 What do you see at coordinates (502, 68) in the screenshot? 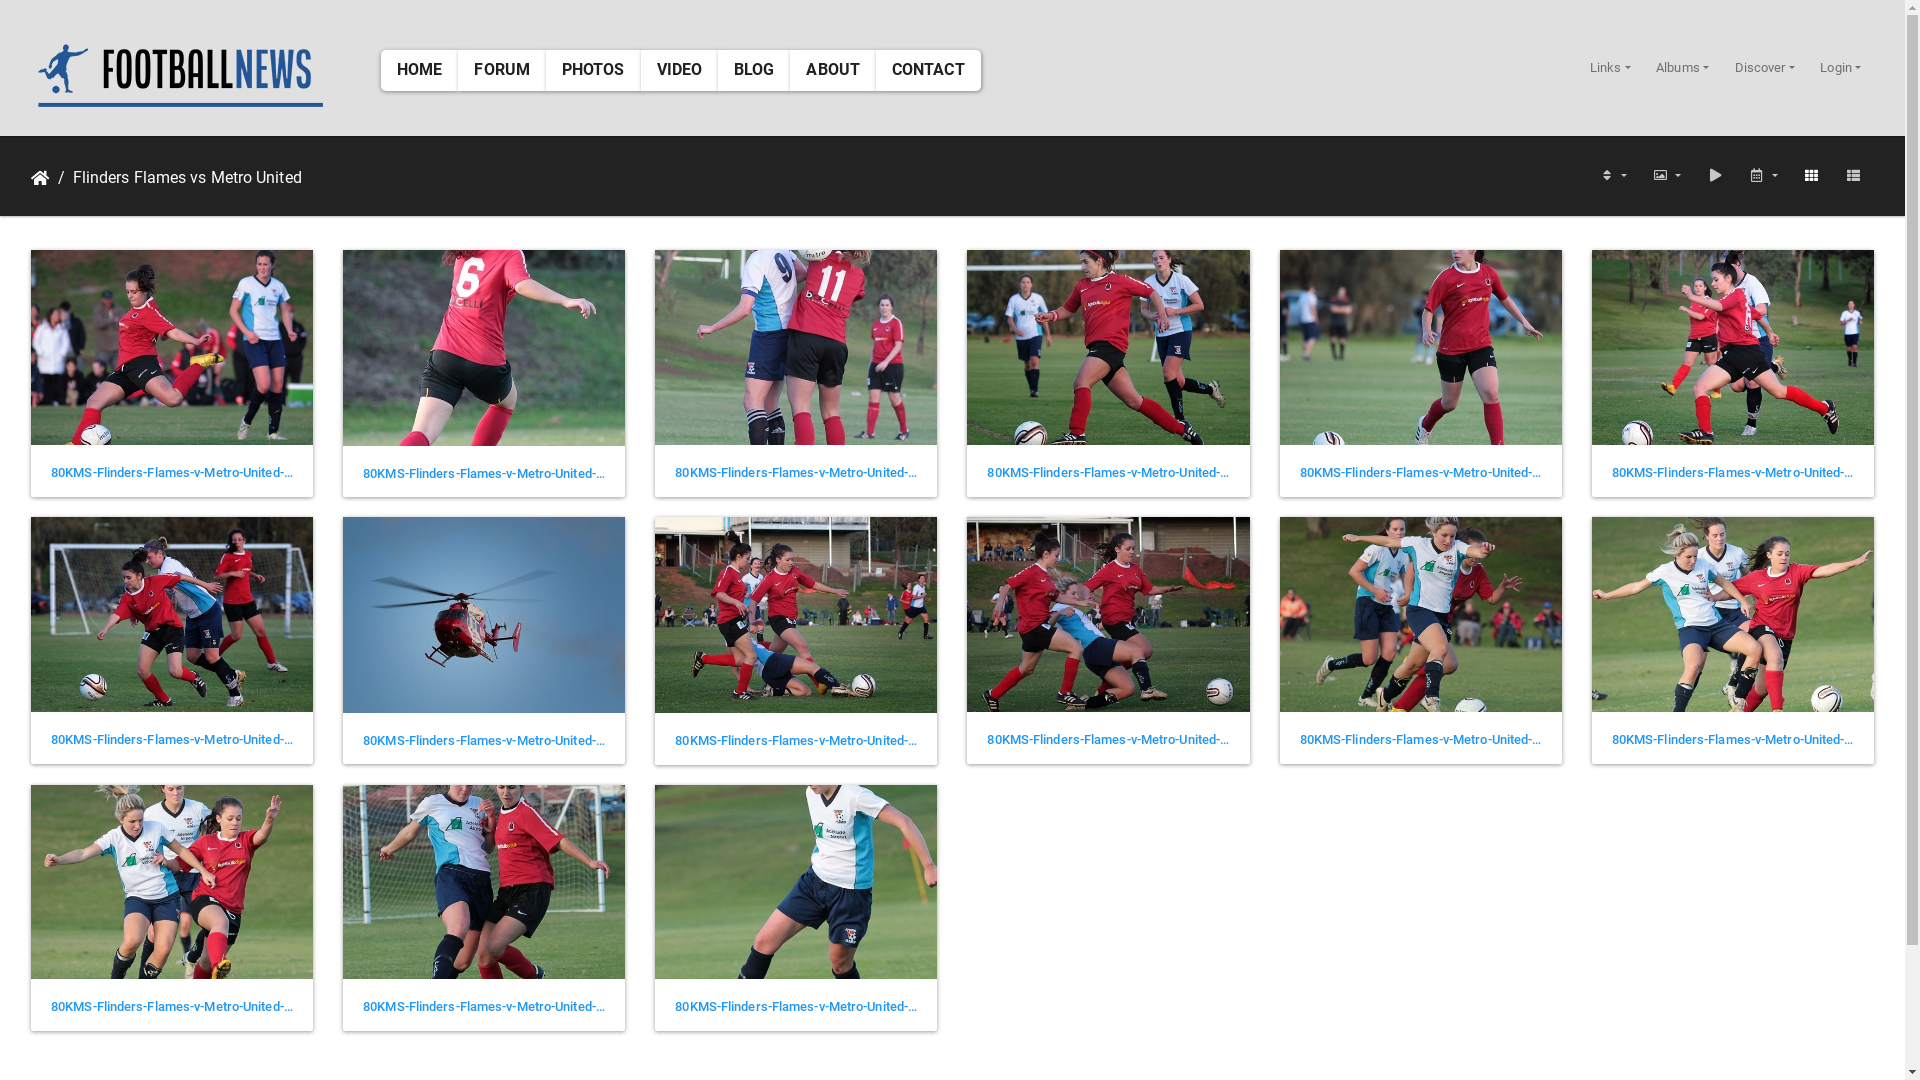
I see `'FORUM'` at bounding box center [502, 68].